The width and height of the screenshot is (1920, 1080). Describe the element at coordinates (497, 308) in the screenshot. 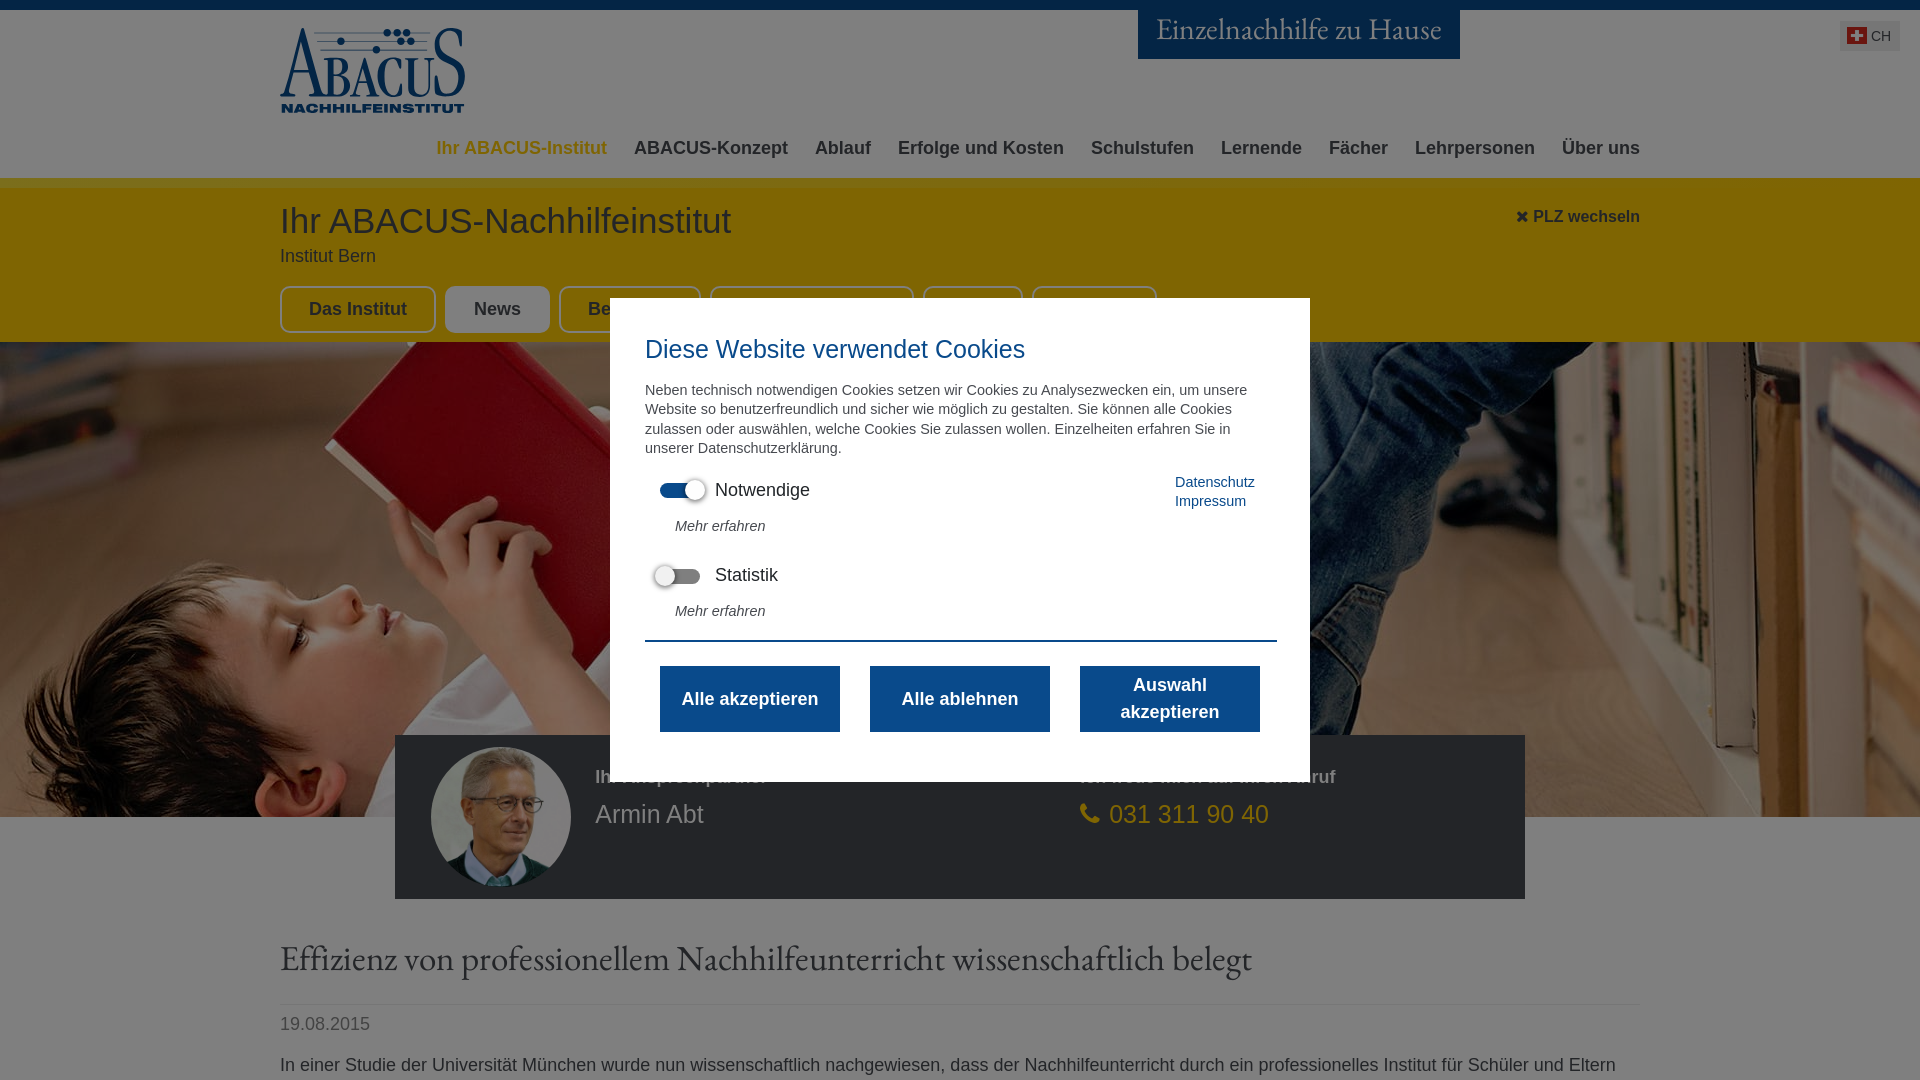

I see `'News'` at that location.